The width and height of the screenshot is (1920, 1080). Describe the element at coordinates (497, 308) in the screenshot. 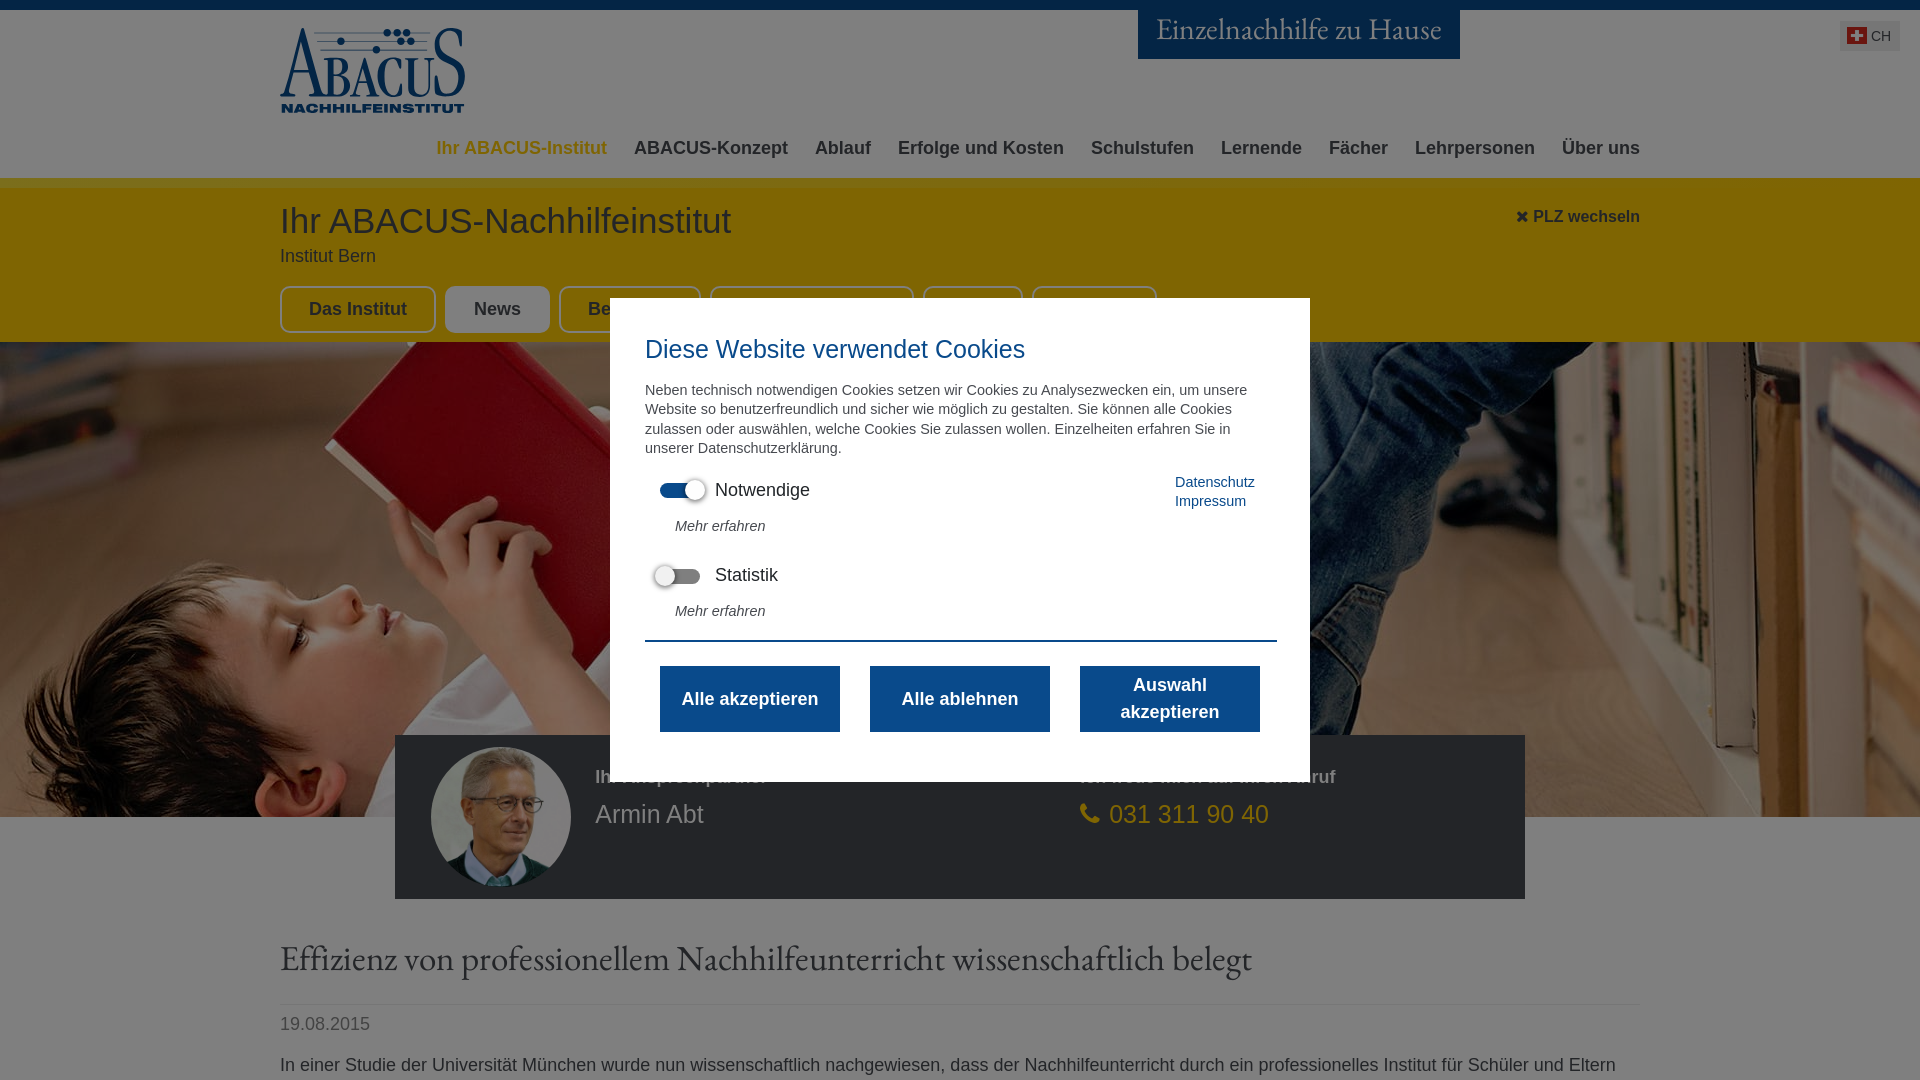

I see `'News'` at that location.